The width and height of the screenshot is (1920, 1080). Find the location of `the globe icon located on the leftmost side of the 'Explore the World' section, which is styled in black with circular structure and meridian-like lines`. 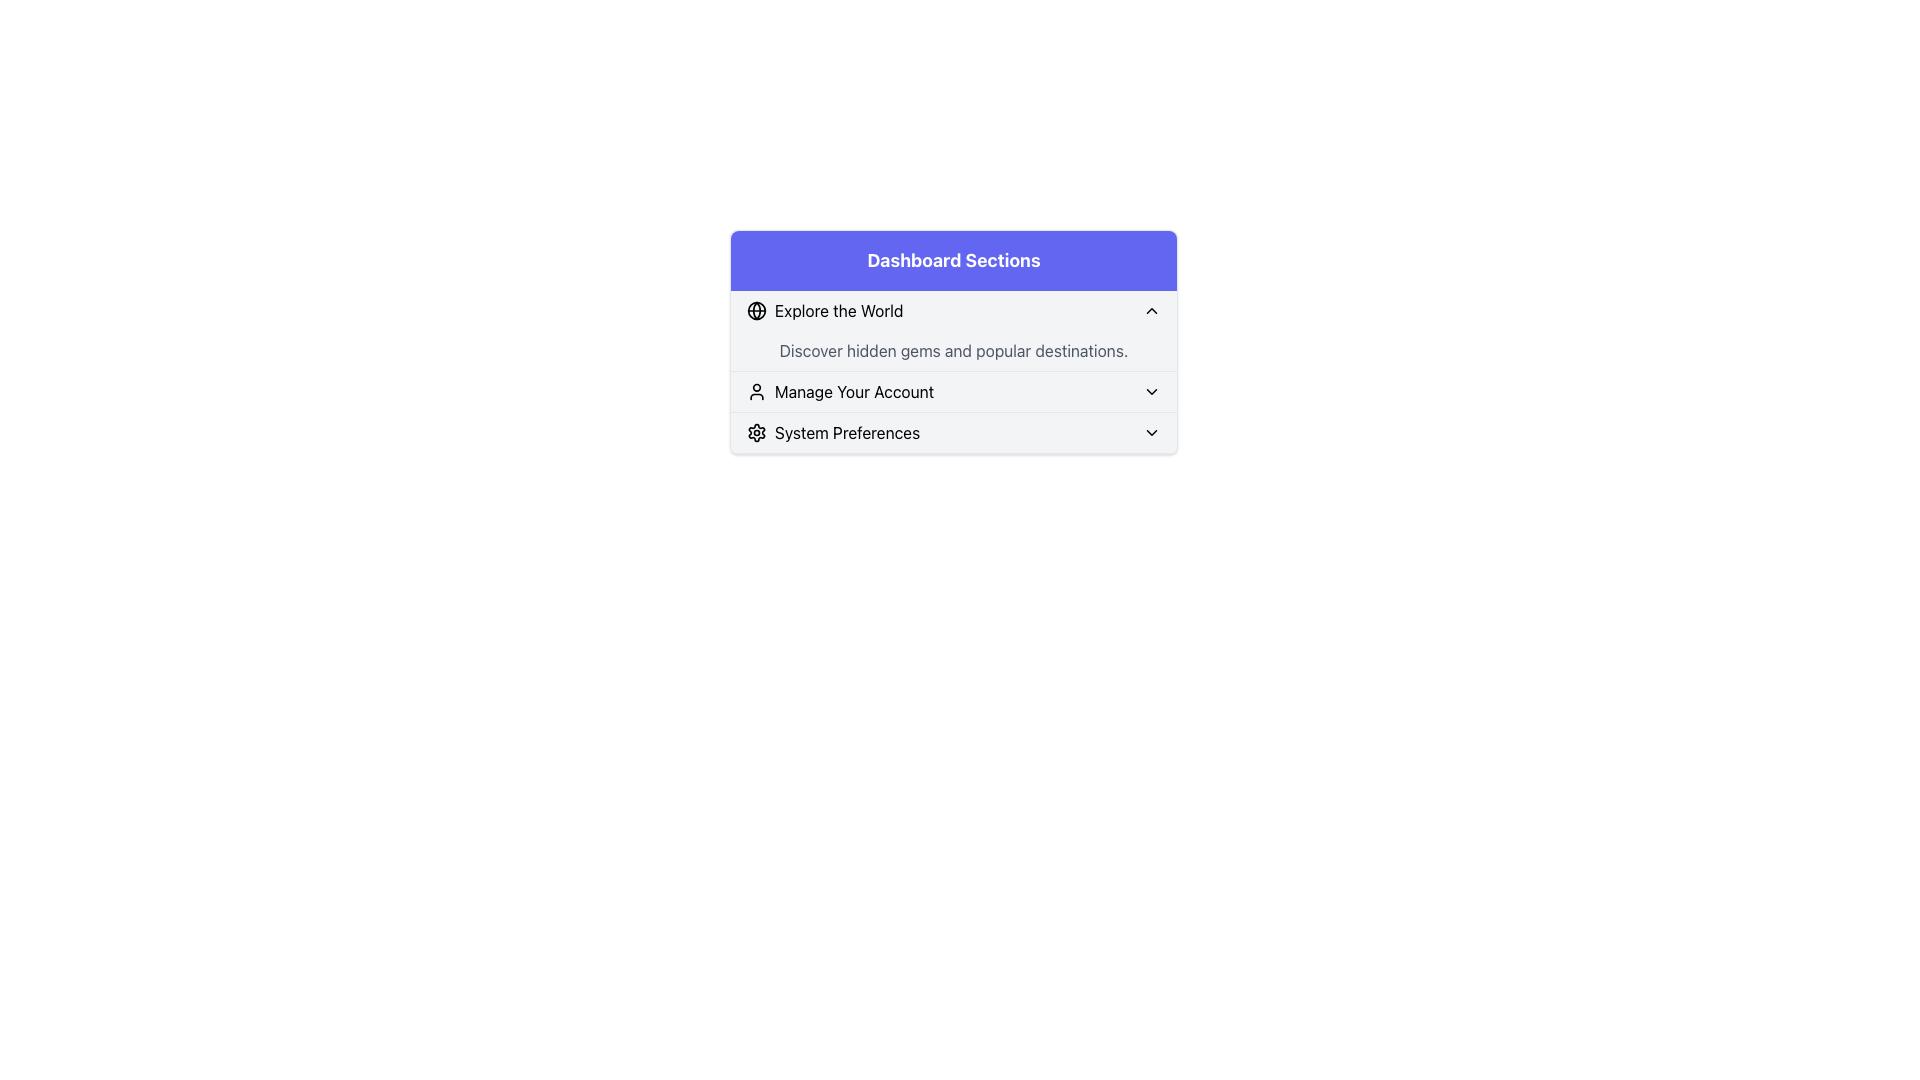

the globe icon located on the leftmost side of the 'Explore the World' section, which is styled in black with circular structure and meridian-like lines is located at coordinates (756, 311).